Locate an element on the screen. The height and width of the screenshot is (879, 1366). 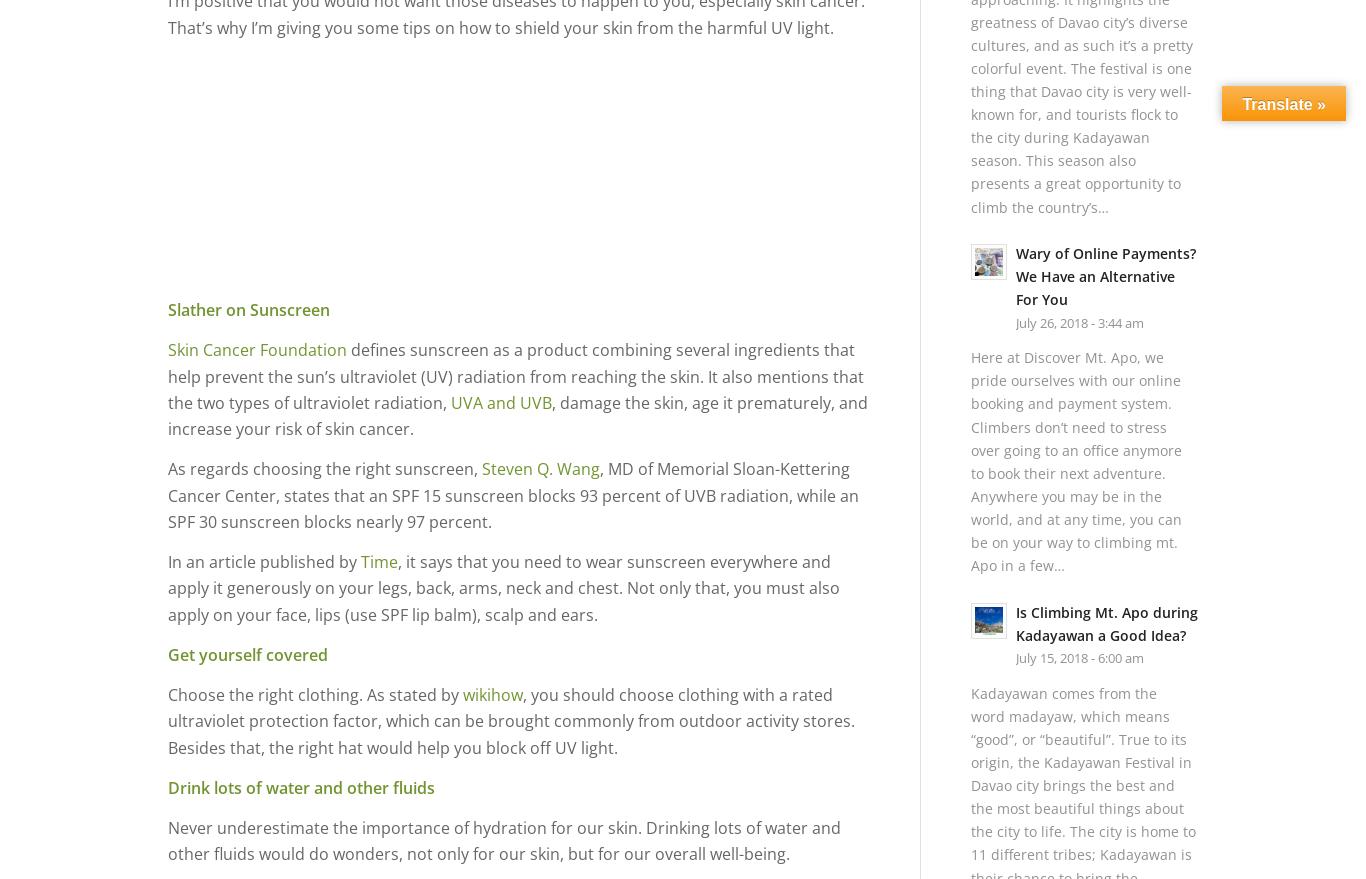
', MD of Memorial Sloan-Kettering Cancer Center, states that an SPF 15 sunscreen blocks 93 percent of UVB radiation, while an SPF 30 sunscreen blocks nearly 97 percent.' is located at coordinates (513, 494).